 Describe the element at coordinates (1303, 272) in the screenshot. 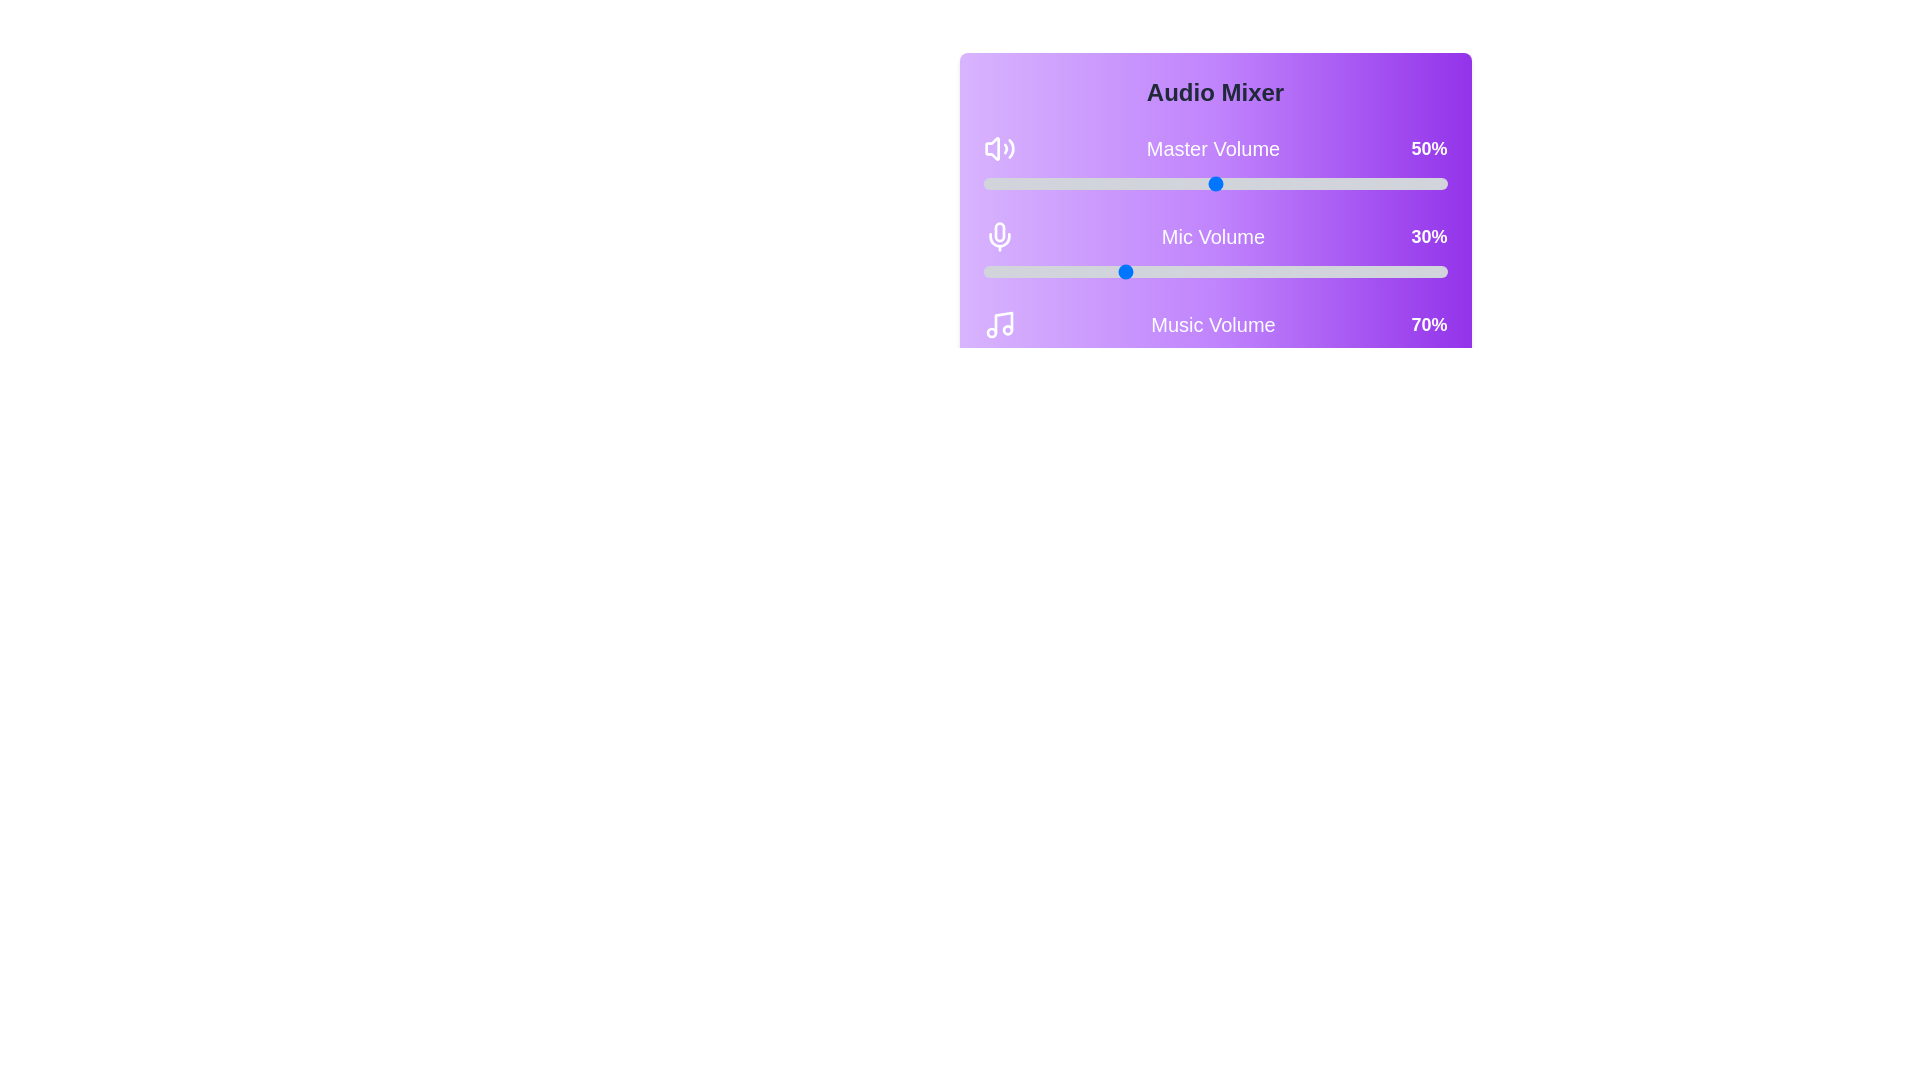

I see `the microphone volume` at that location.